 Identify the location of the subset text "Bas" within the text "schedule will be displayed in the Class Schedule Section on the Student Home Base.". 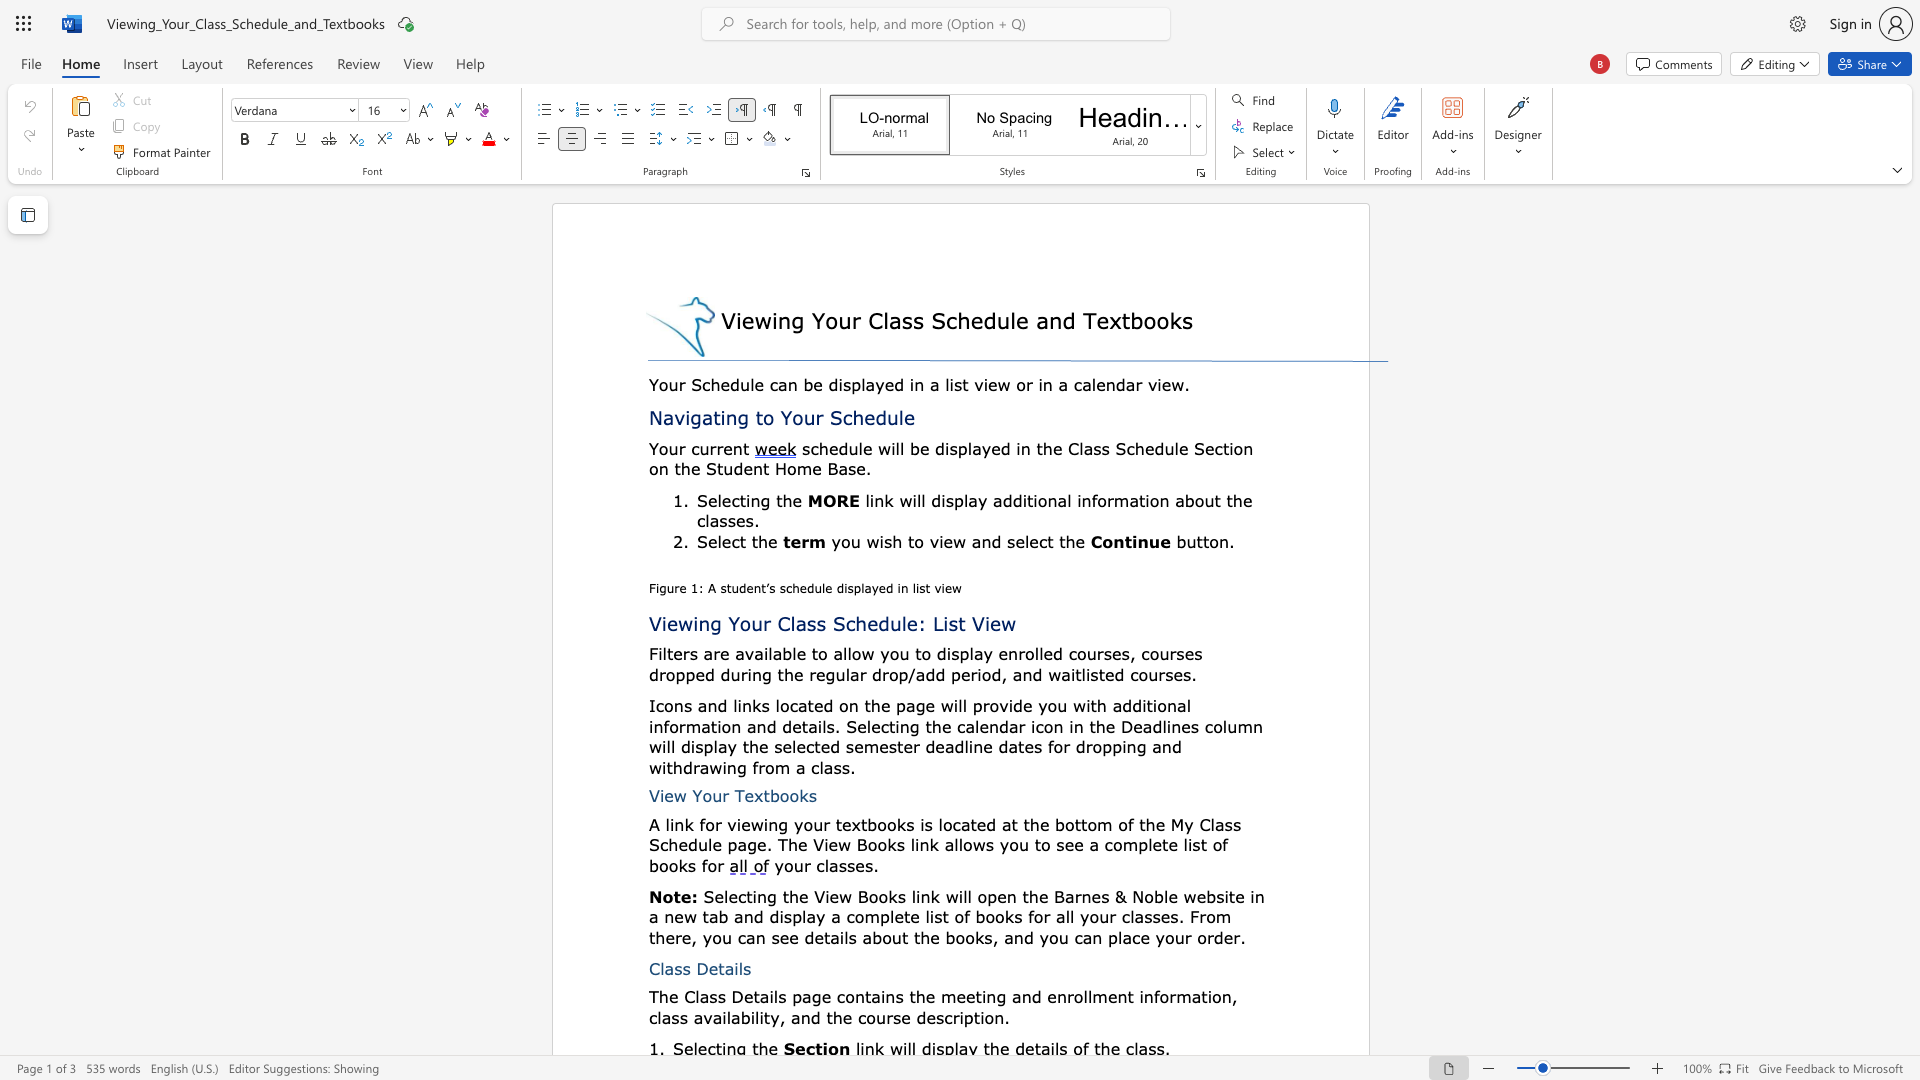
(827, 468).